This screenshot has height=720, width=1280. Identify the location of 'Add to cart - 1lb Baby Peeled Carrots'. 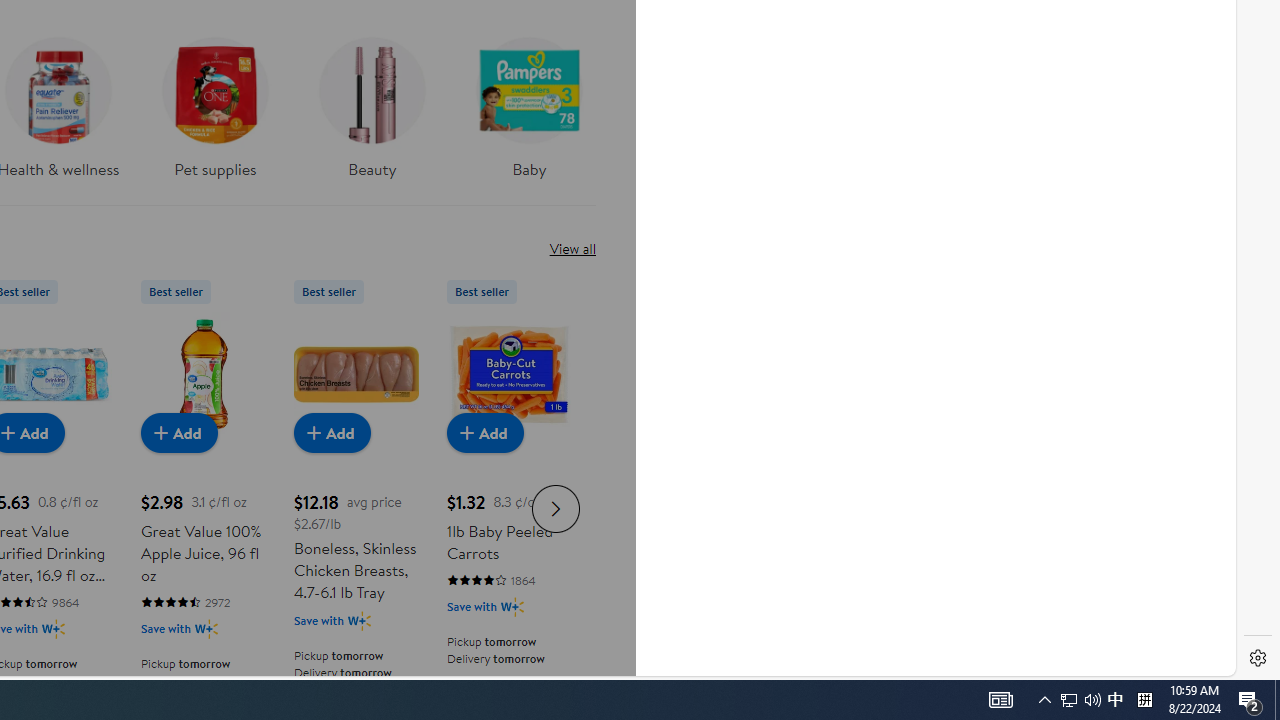
(485, 431).